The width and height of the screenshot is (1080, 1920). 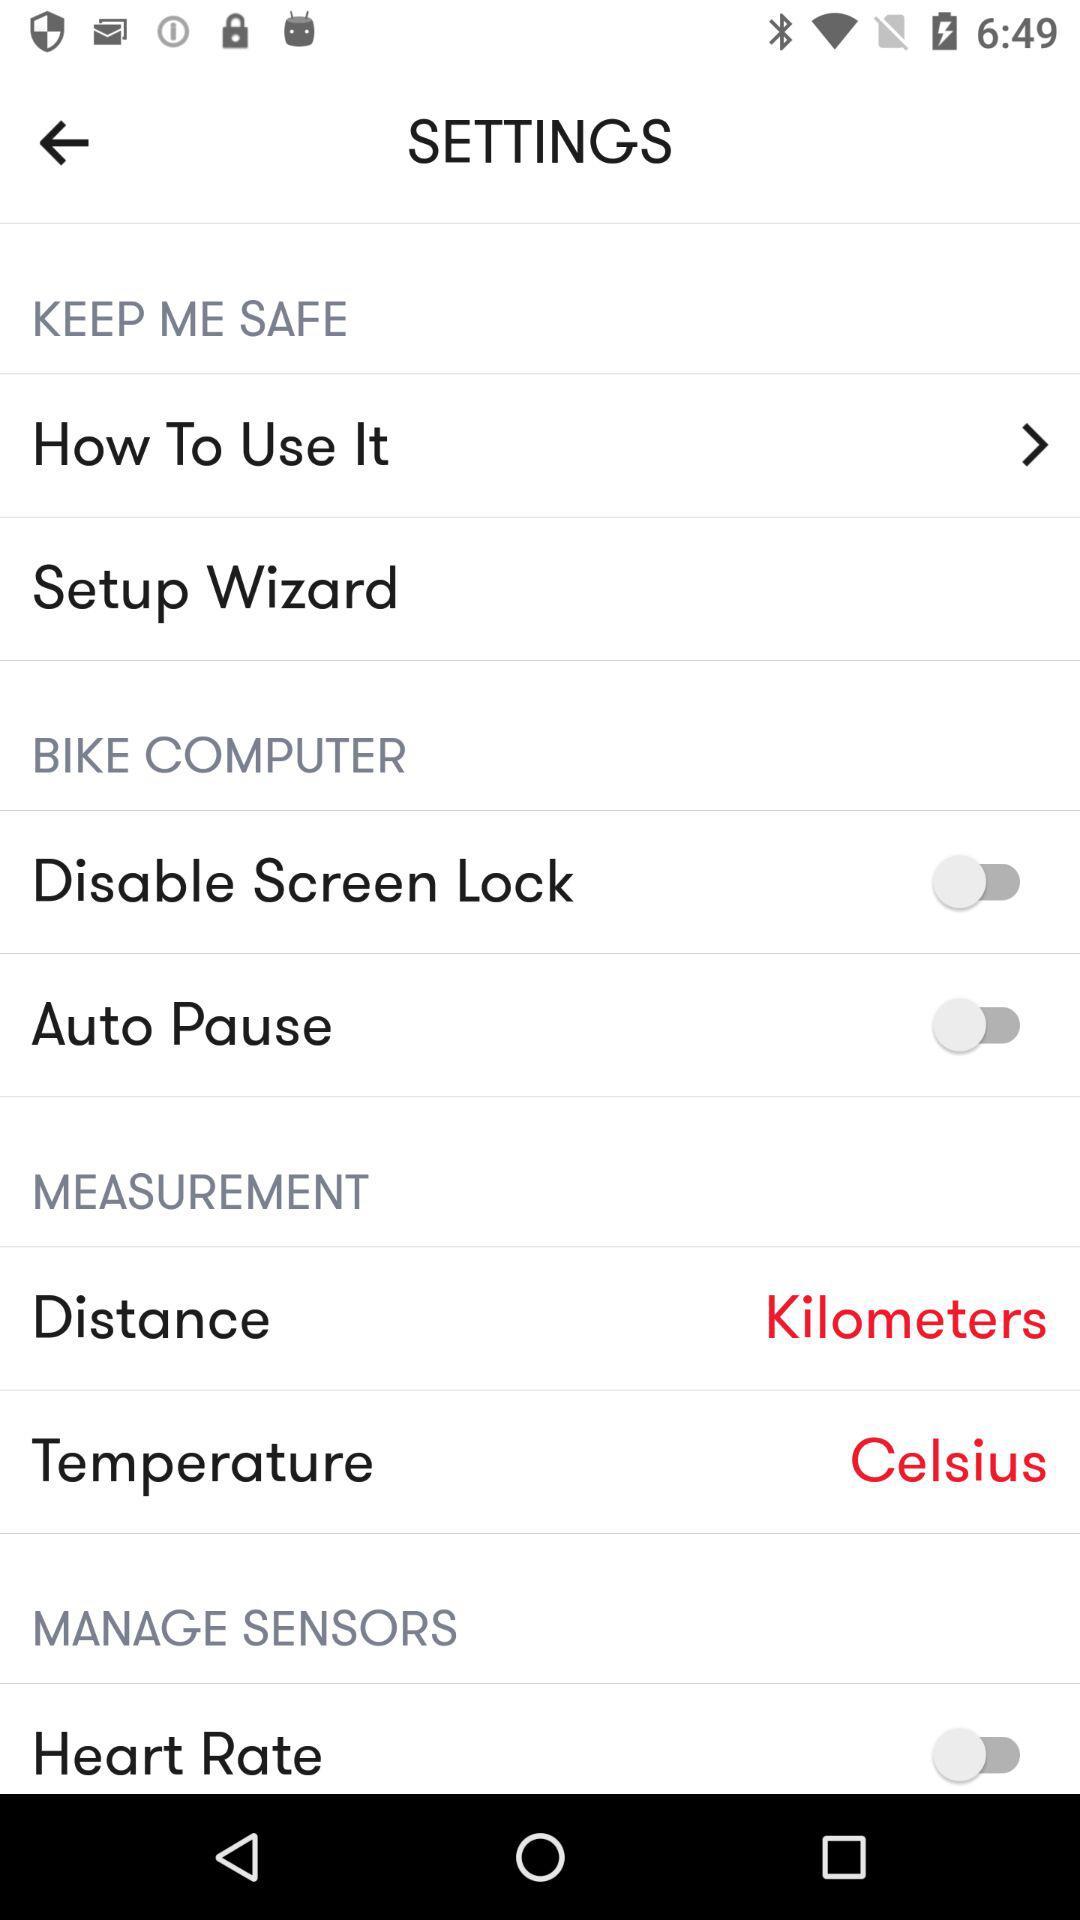 I want to click on return to previous screen, so click(x=63, y=141).